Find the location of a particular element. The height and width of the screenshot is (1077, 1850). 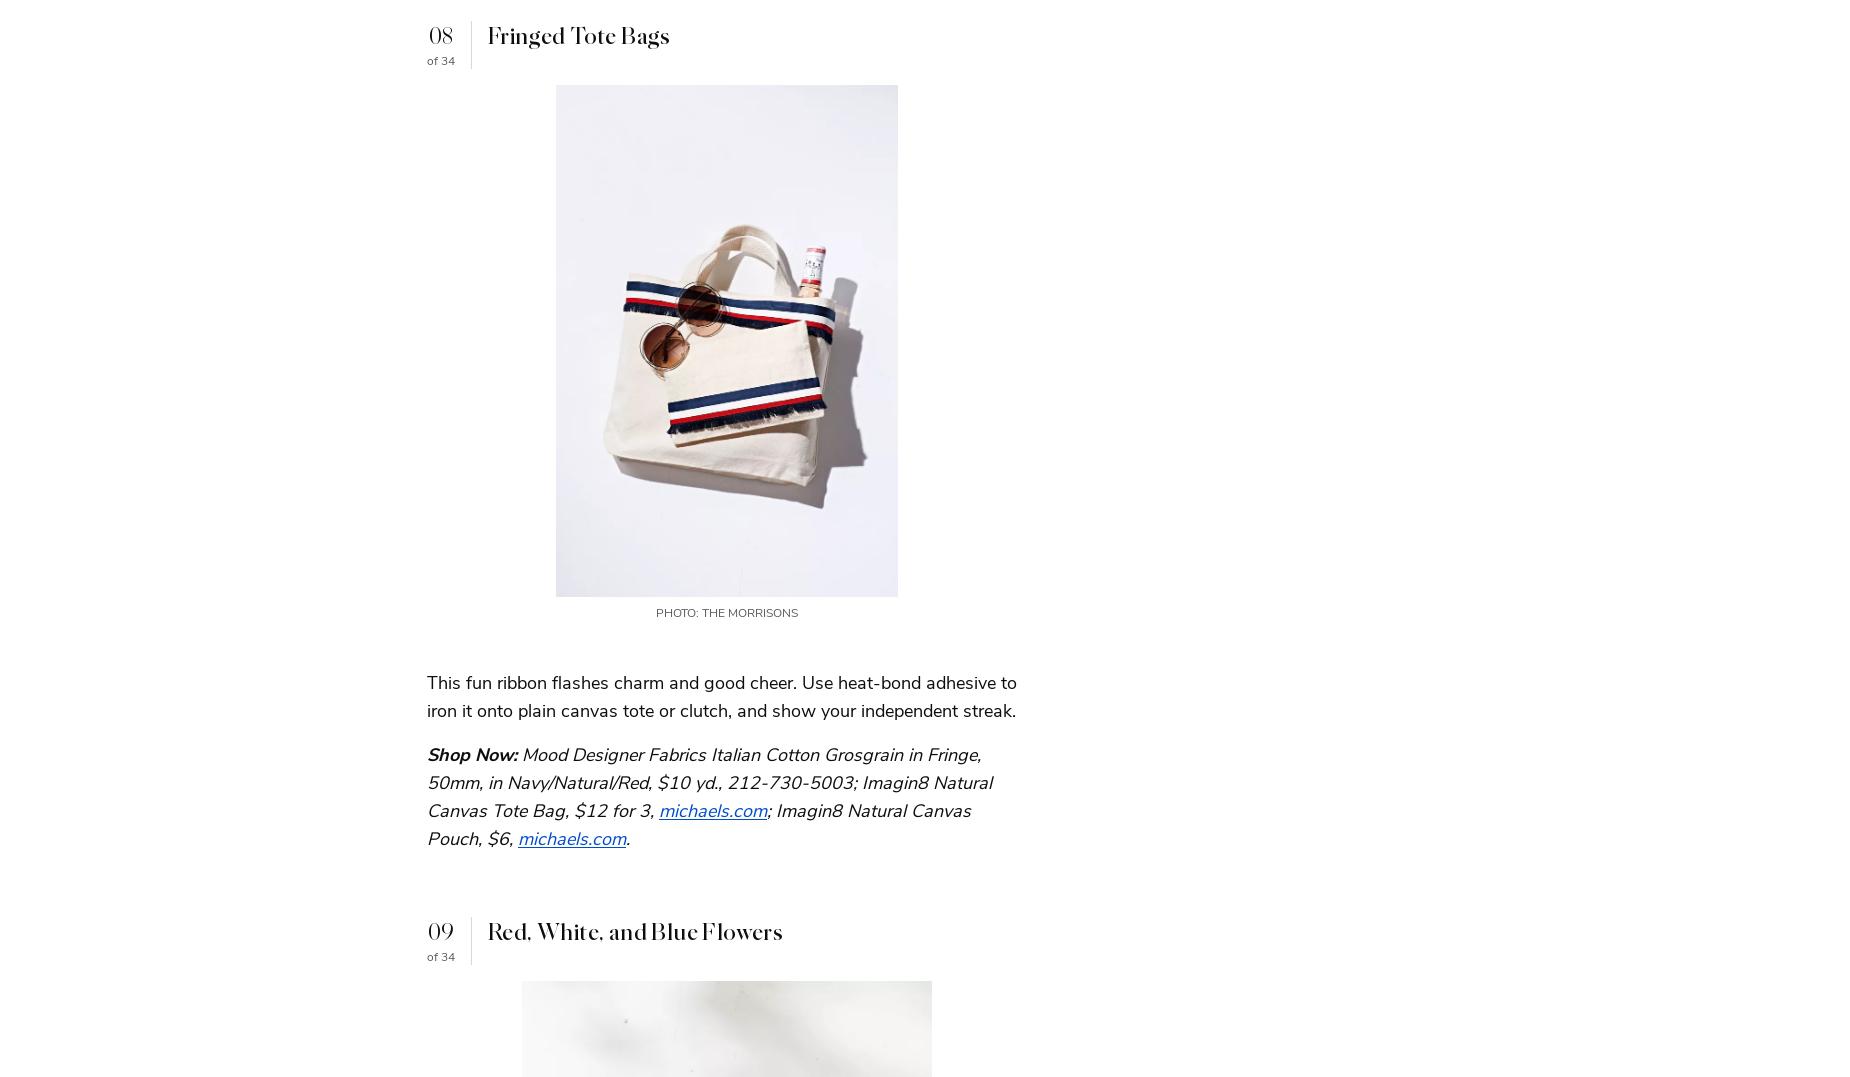

'This fun ribbon flashes charm and good cheer. Use heat-bond adhesive to iron it onto plain canvas tote or clutch, and show your independent streak.' is located at coordinates (722, 694).